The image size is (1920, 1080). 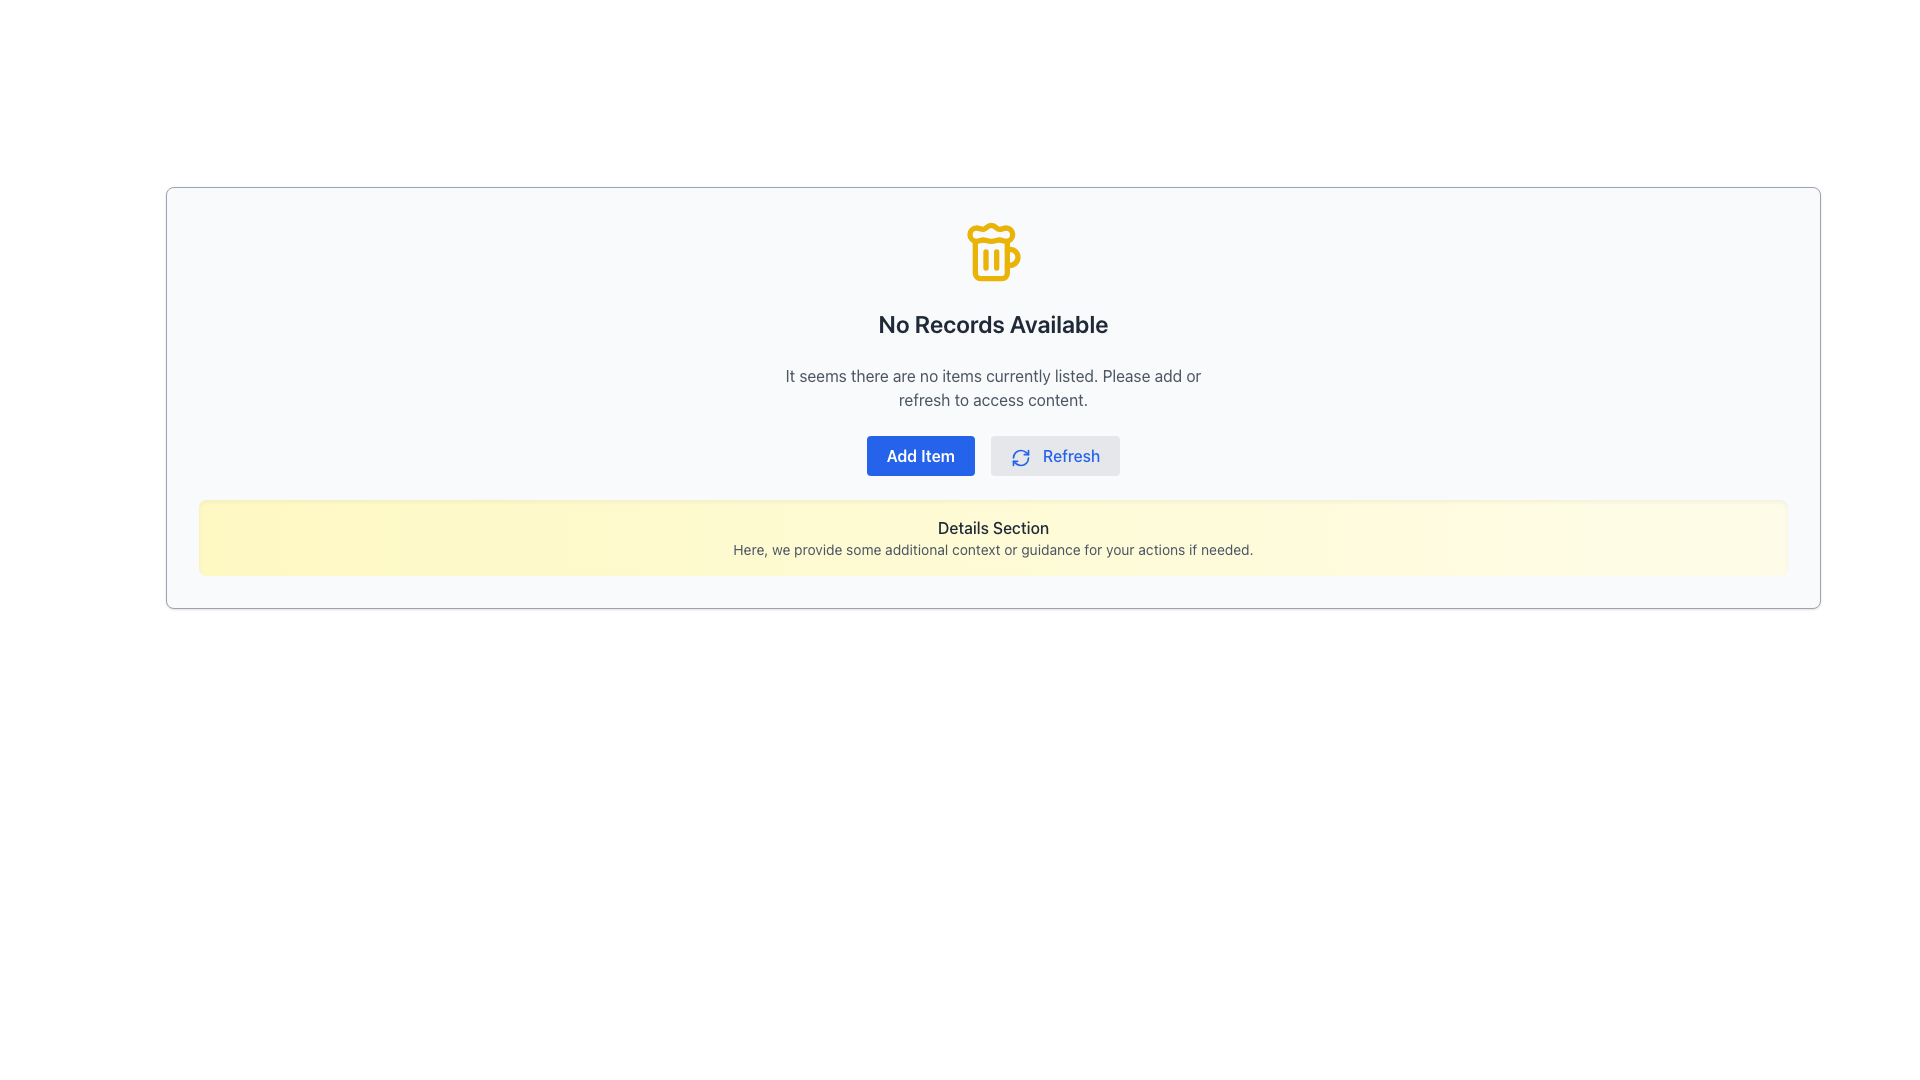 What do you see at coordinates (993, 455) in the screenshot?
I see `the 'Refresh' button in the horizontal group of buttons positioned below the no records message and above the additional details section` at bounding box center [993, 455].